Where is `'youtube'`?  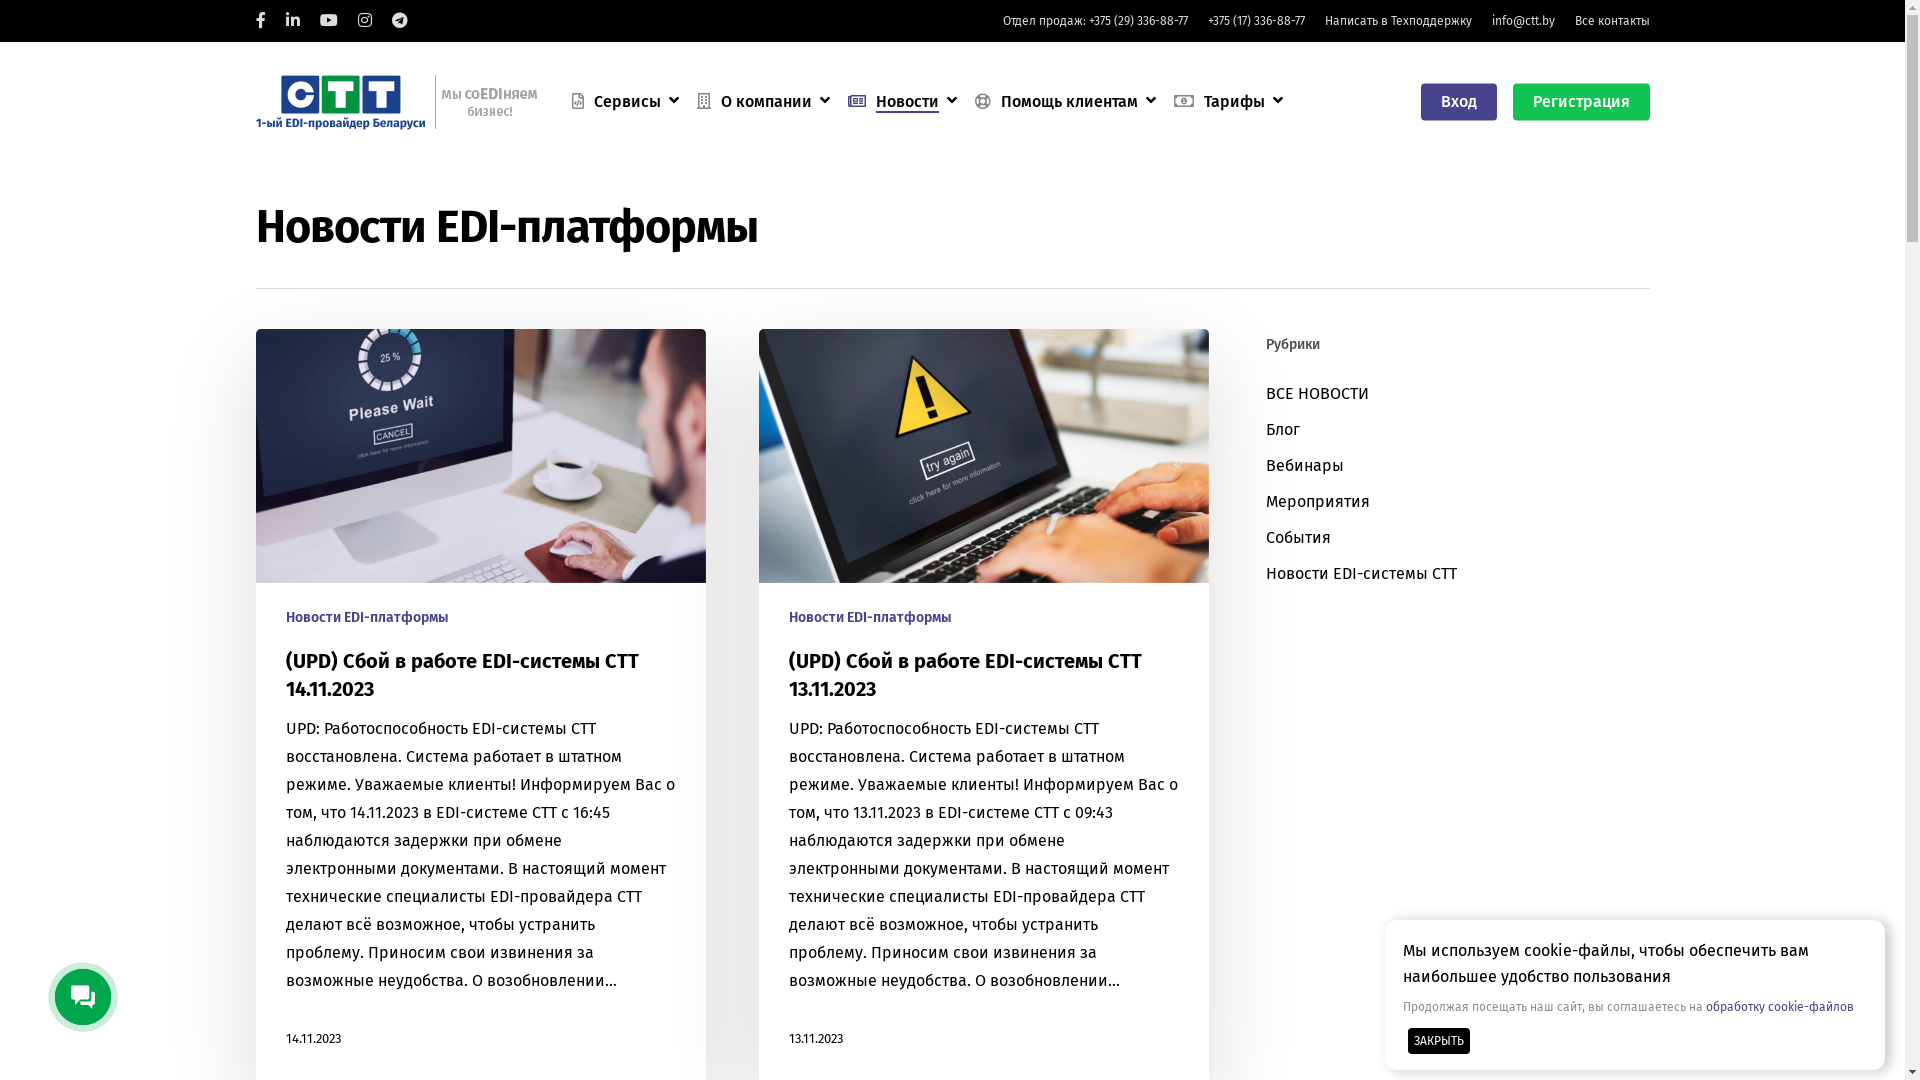 'youtube' is located at coordinates (329, 20).